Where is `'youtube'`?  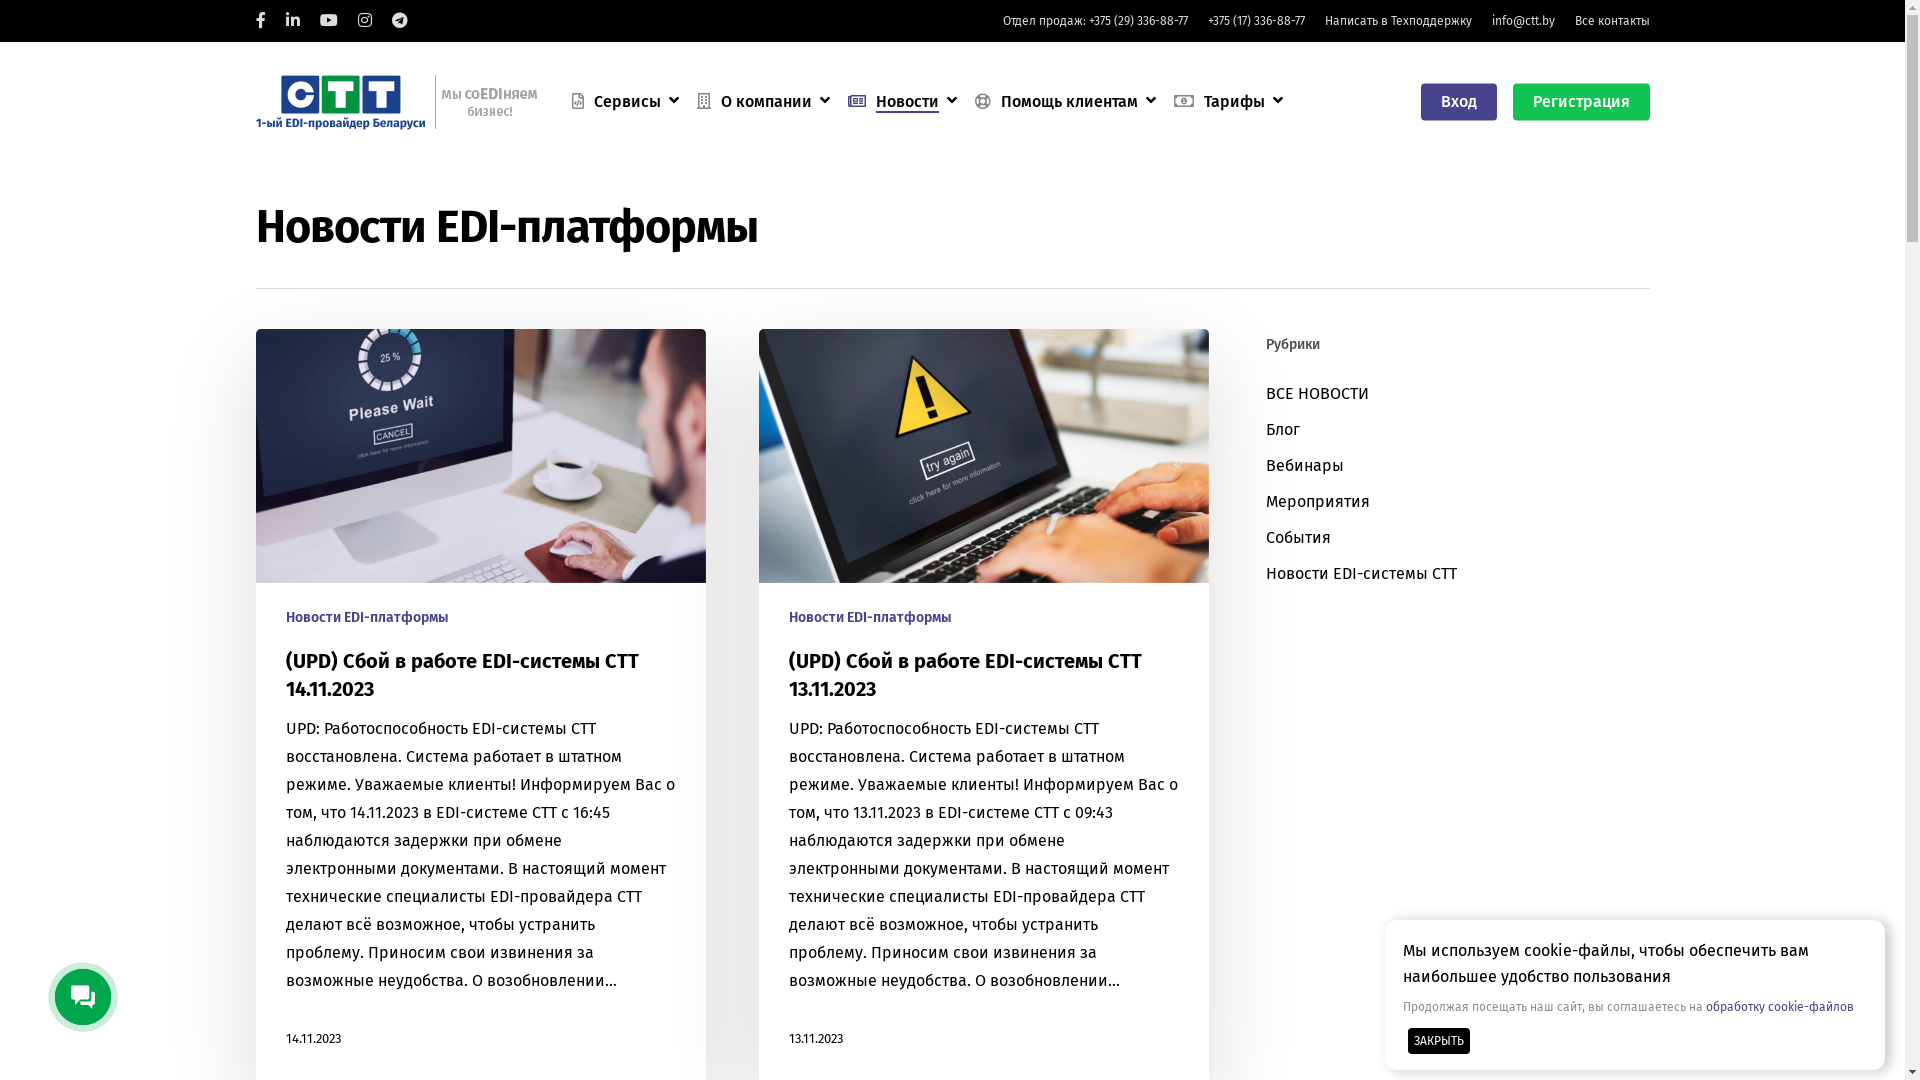 'youtube' is located at coordinates (329, 20).